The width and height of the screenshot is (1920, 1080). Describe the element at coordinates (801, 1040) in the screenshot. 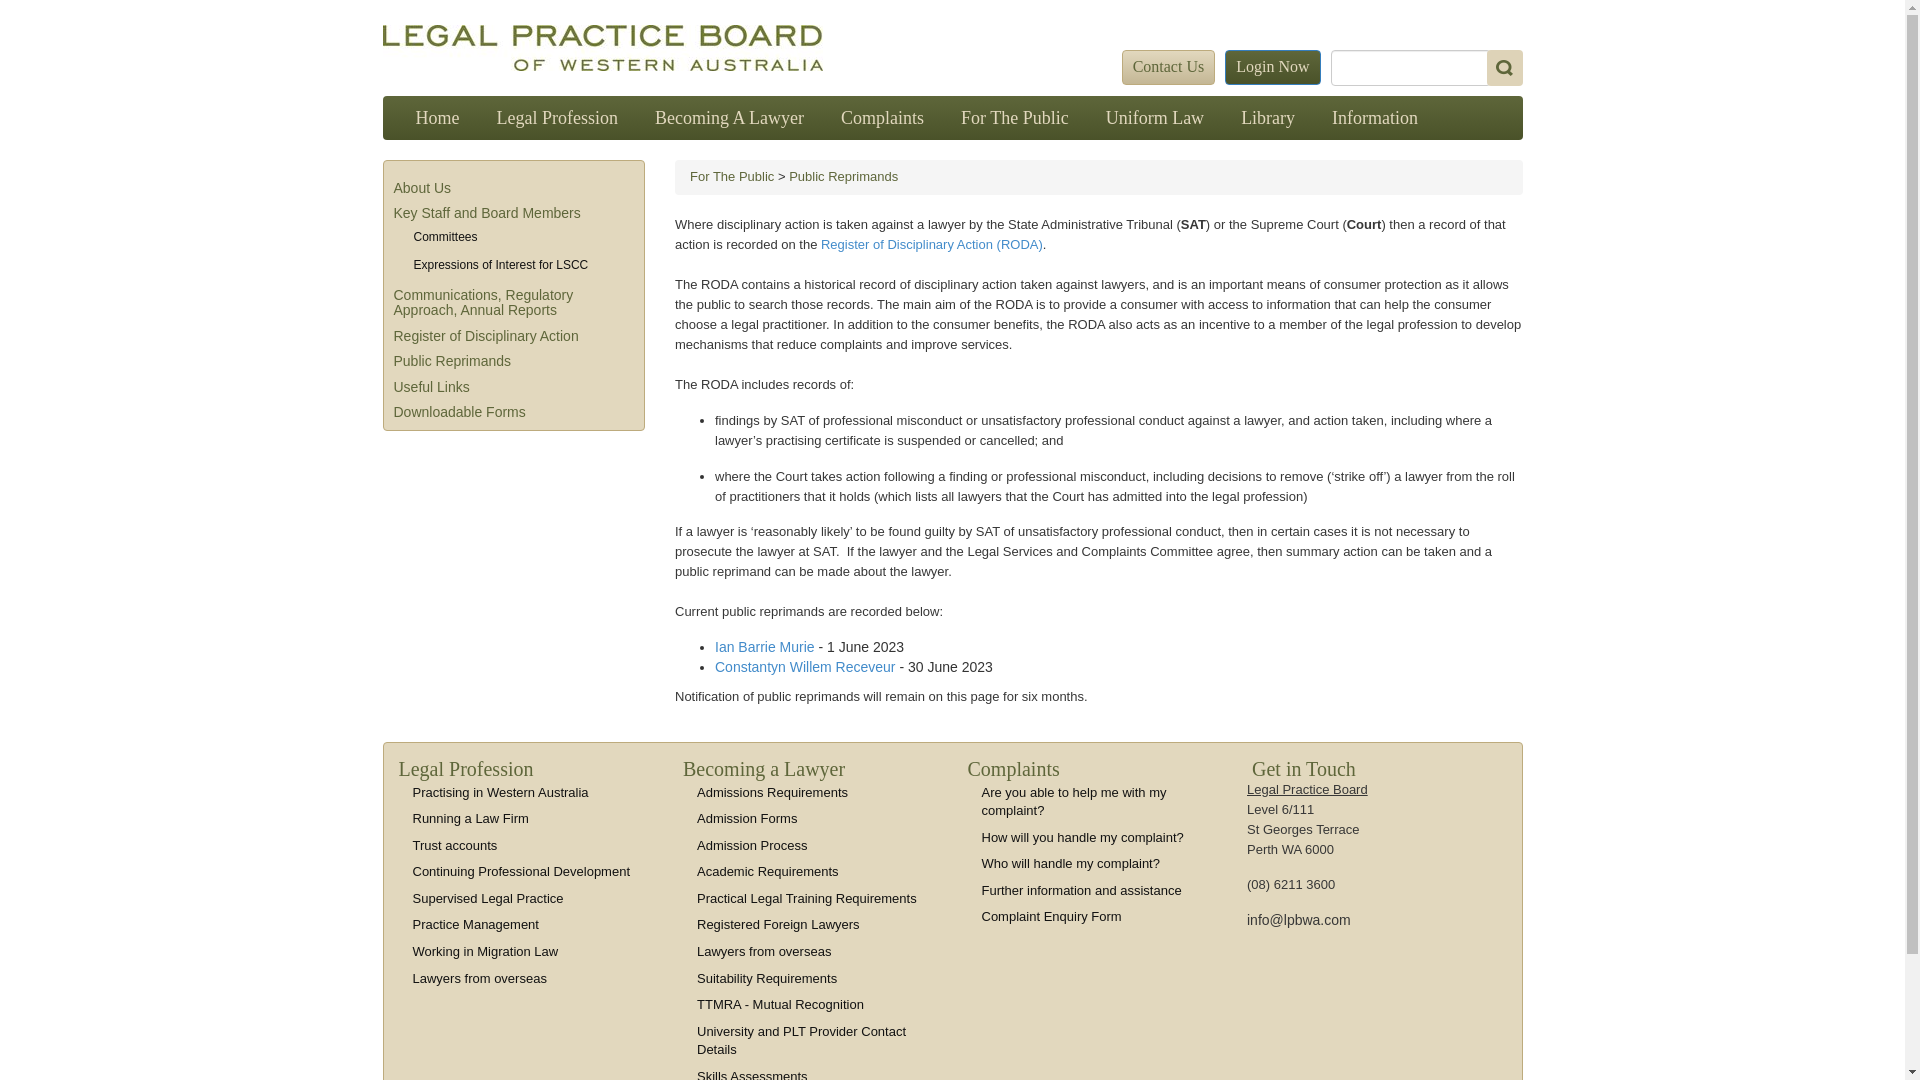

I see `'University and PLT Provider Contact Details'` at that location.